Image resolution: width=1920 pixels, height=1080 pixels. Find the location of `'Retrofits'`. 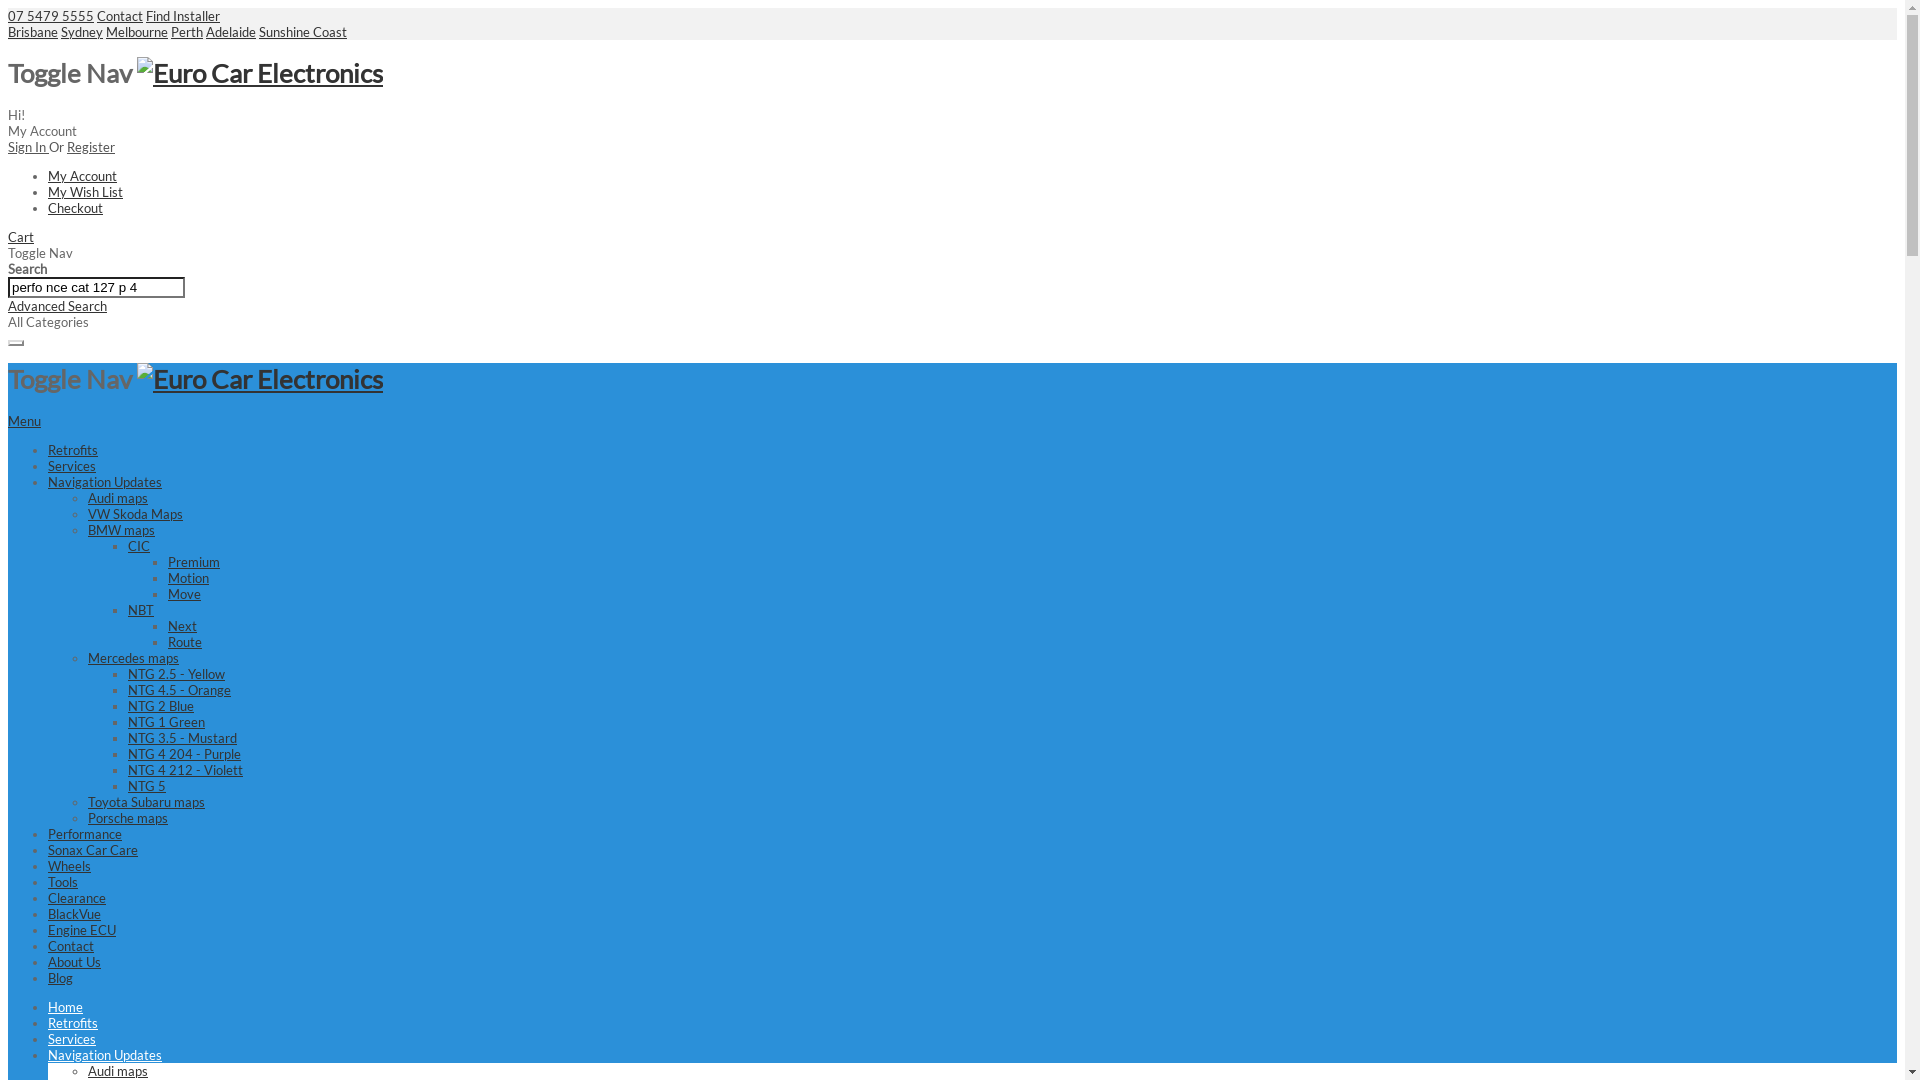

'Retrofits' is located at coordinates (72, 1022).